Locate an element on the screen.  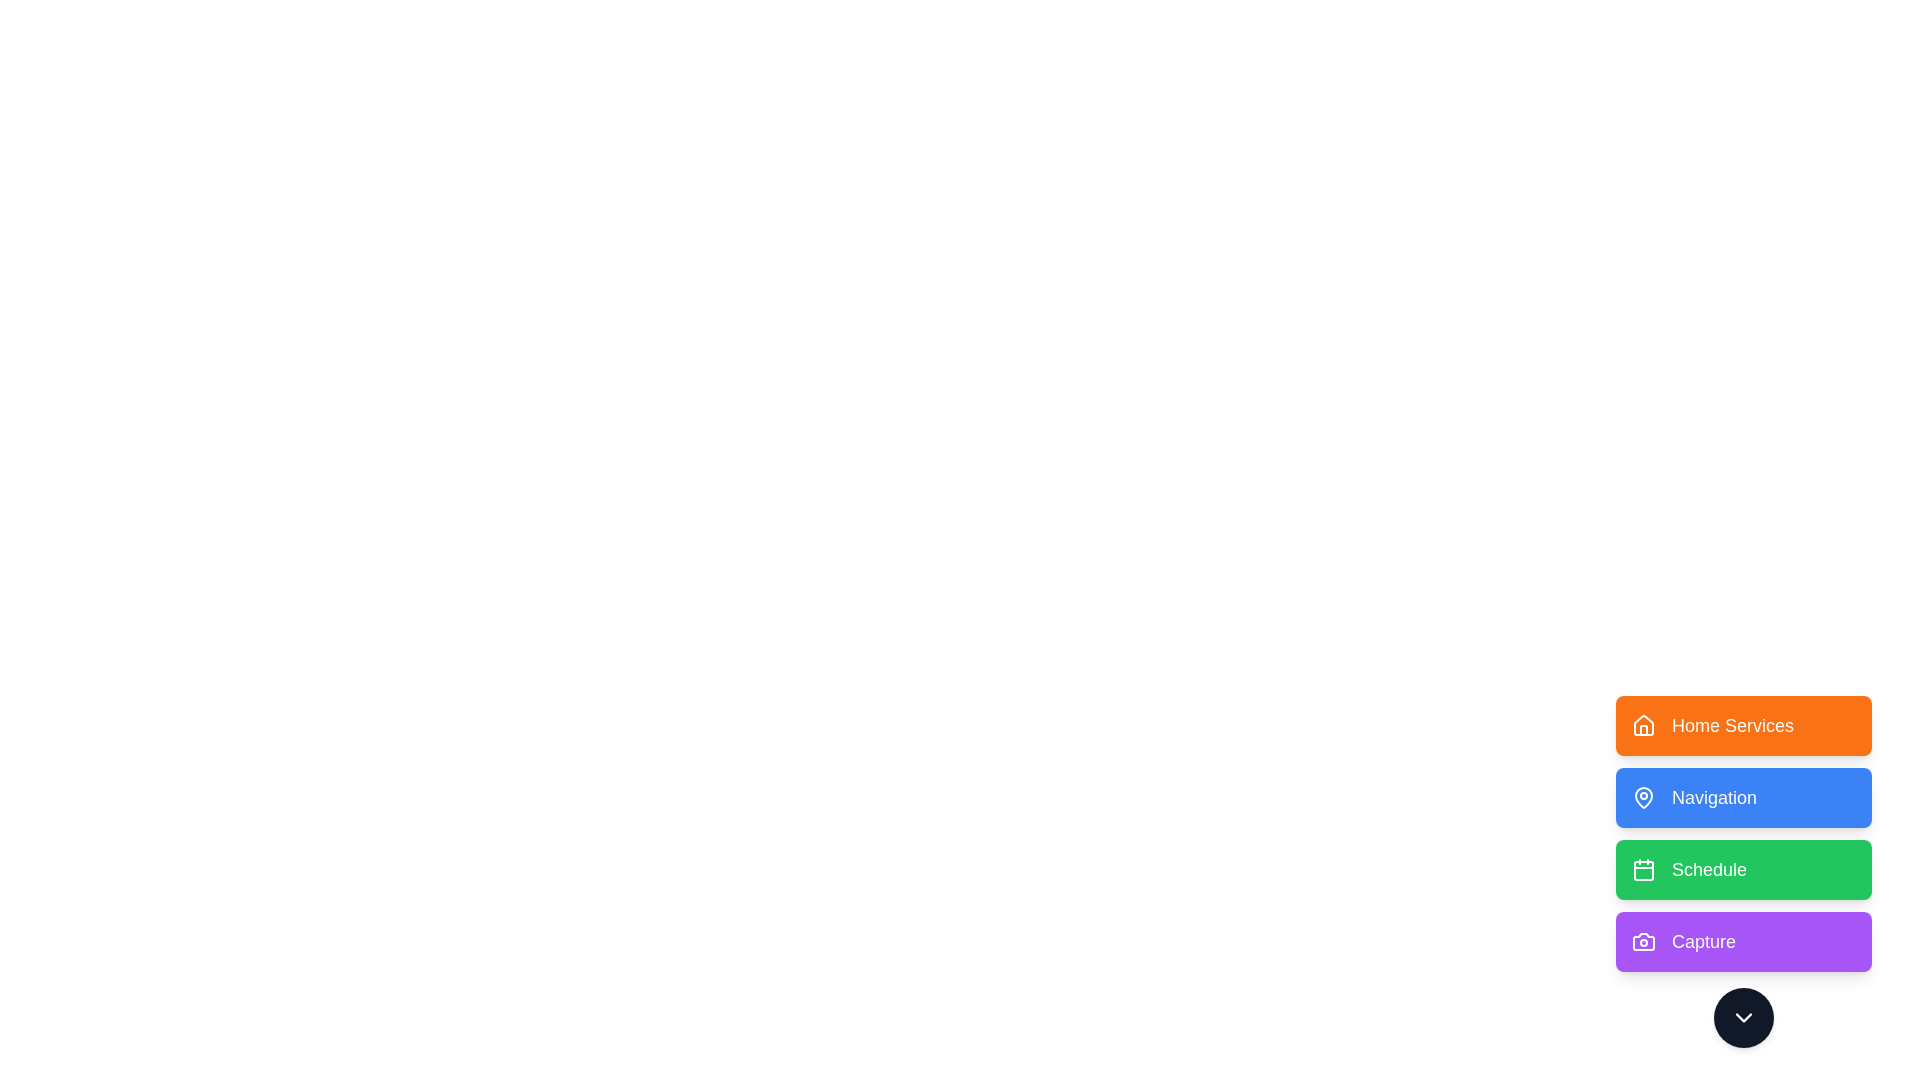
the 'Home Services' button is located at coordinates (1742, 725).